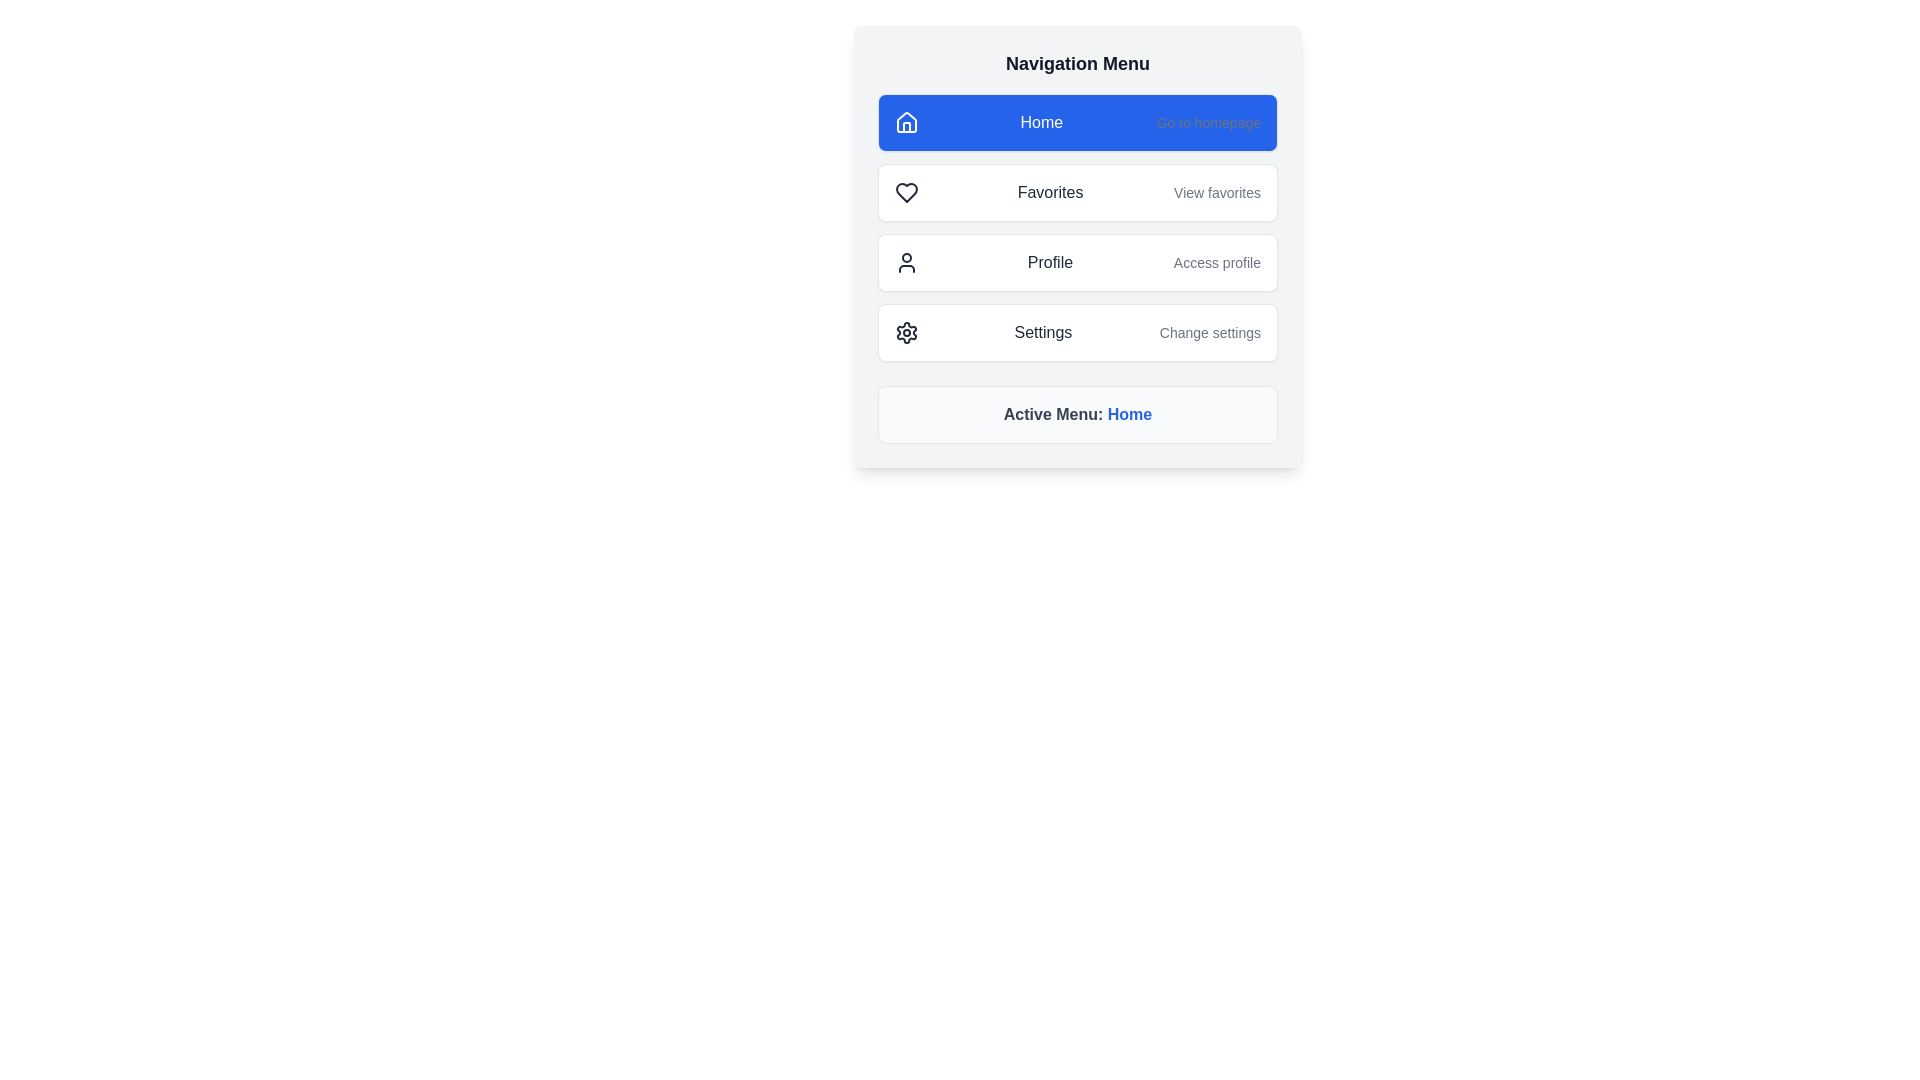  Describe the element at coordinates (1042, 331) in the screenshot. I see `the 'Settings' text label, which is part of the menu item with a white background and rounded corners, located centrally between an icon on the left and a subtitle on the right` at that location.